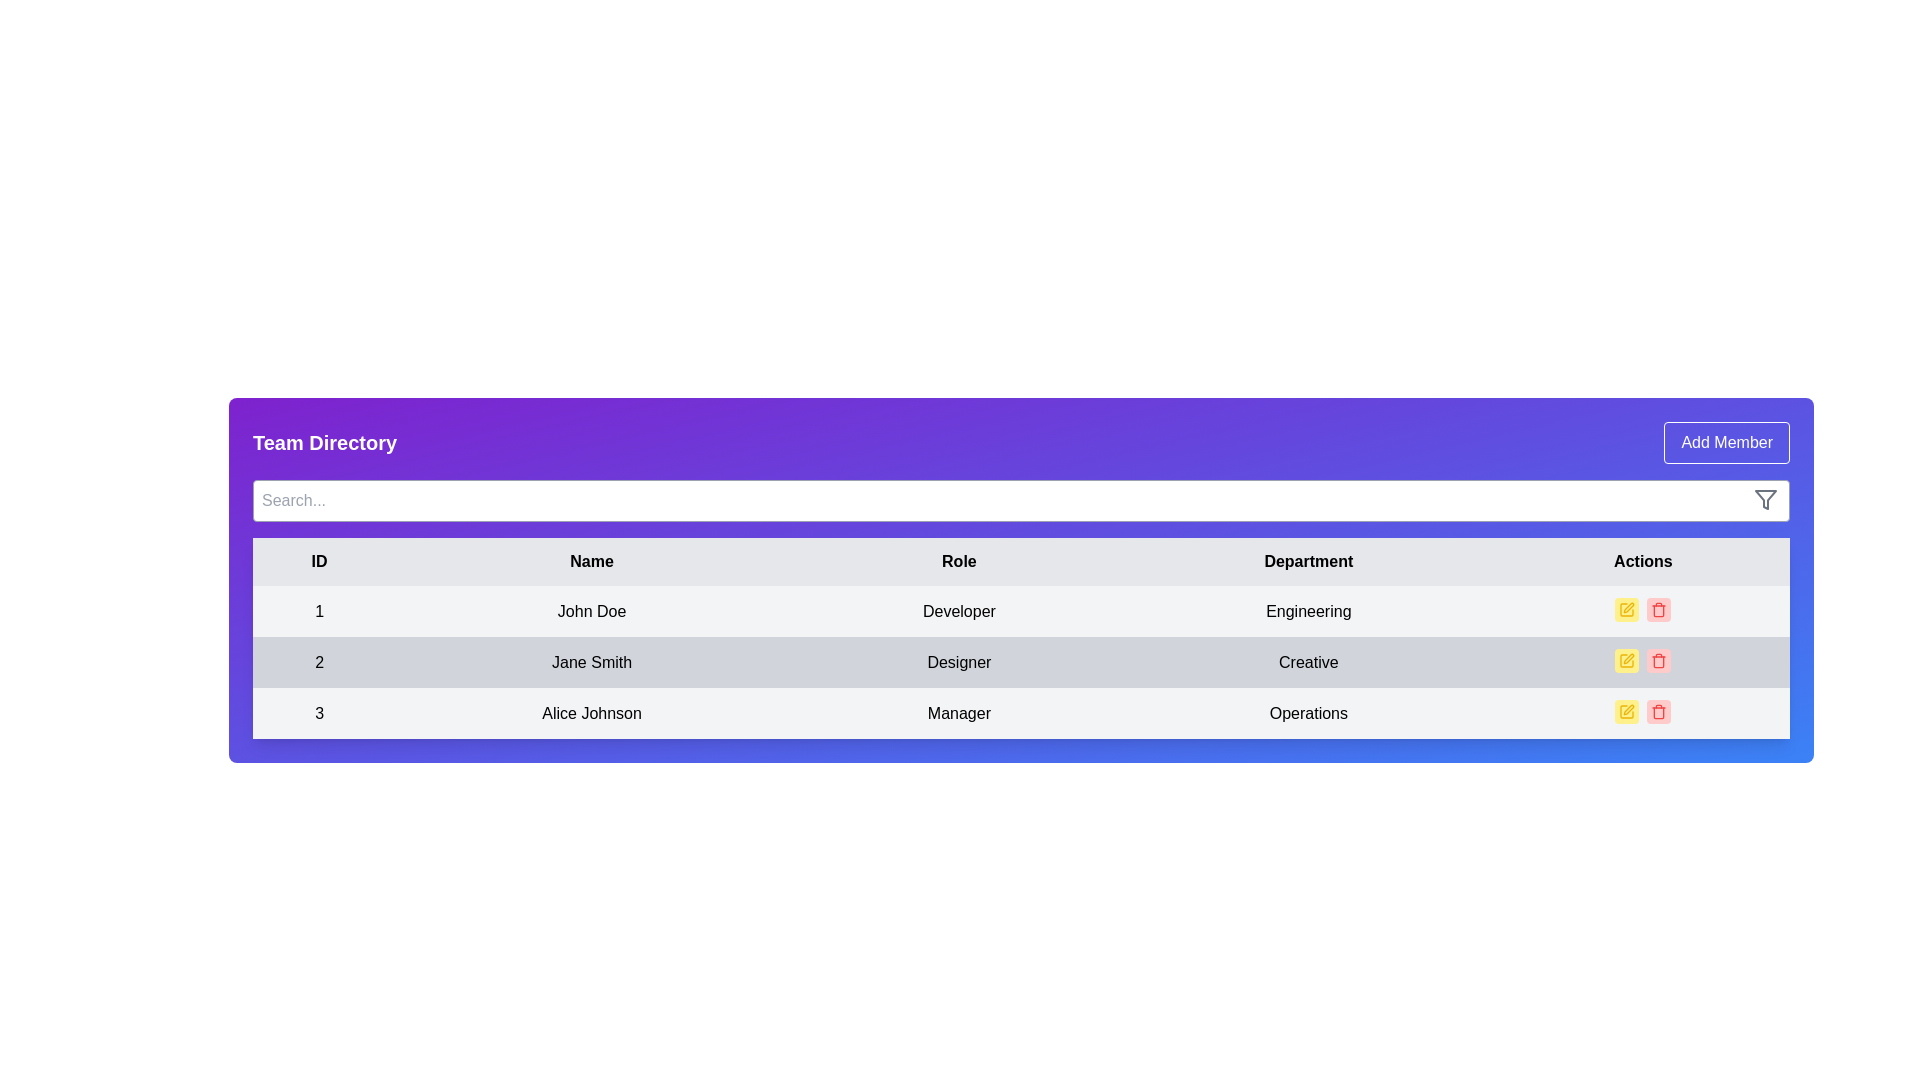  Describe the element at coordinates (958, 712) in the screenshot. I see `static text label indicating the role 'Manager' for 'Alice Johnson' located in the third row of the table under the 'Role' column` at that location.